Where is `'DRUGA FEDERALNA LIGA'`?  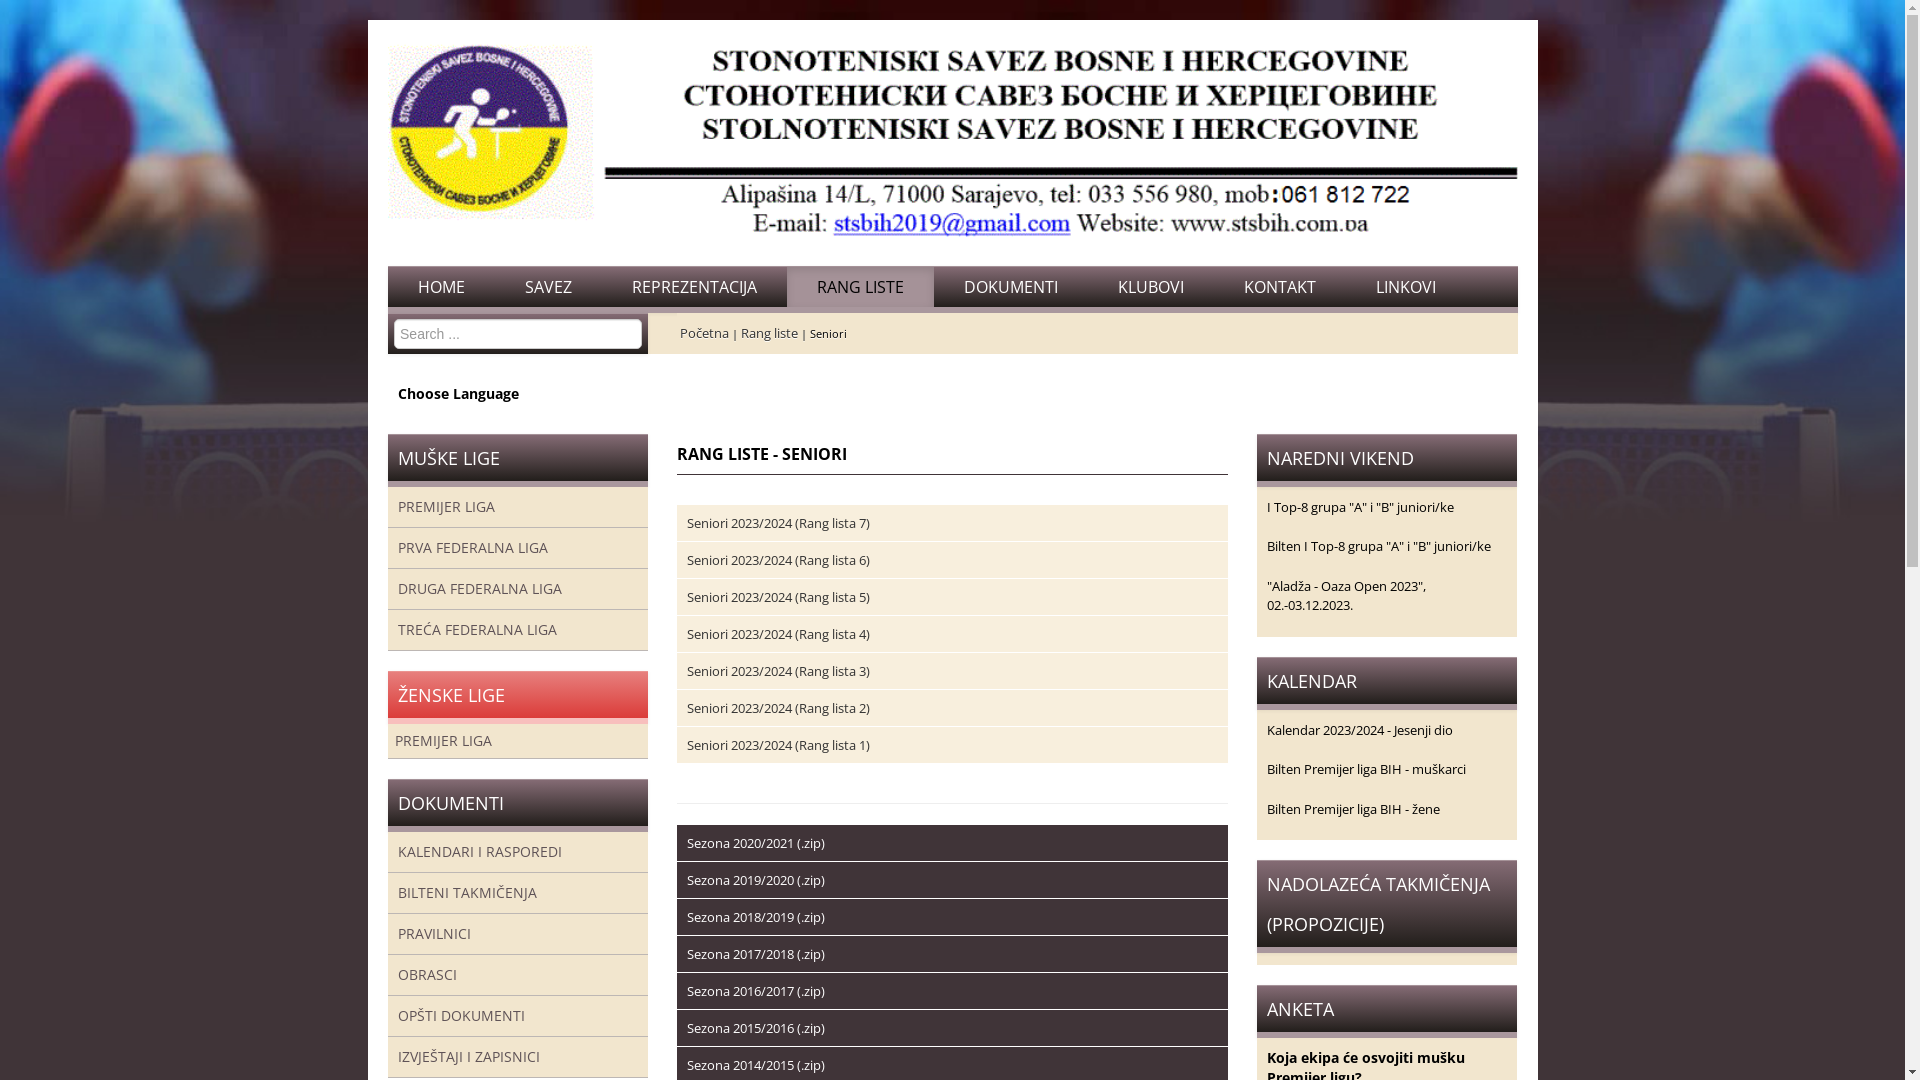 'DRUGA FEDERALNA LIGA' is located at coordinates (518, 588).